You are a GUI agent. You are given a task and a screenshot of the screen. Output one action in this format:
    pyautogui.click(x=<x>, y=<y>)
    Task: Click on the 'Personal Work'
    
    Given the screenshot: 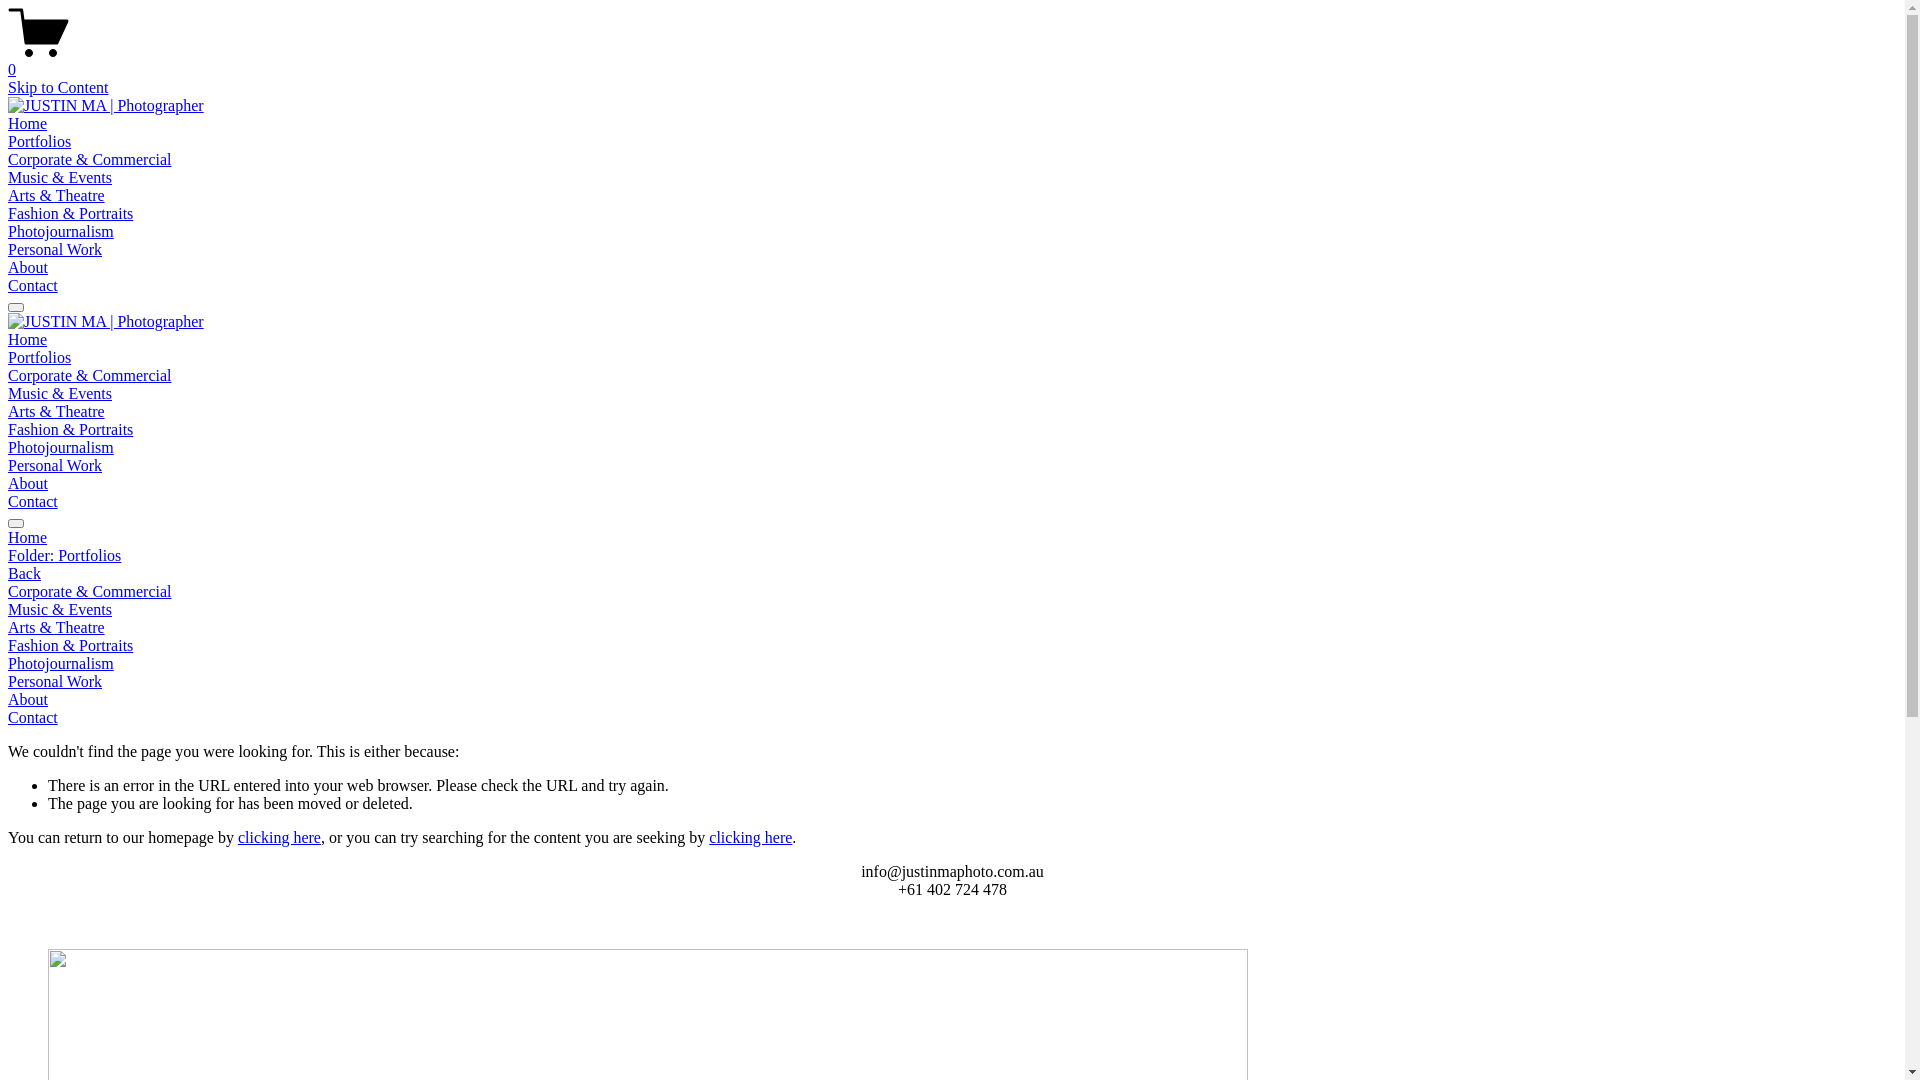 What is the action you would take?
    pyautogui.click(x=54, y=248)
    